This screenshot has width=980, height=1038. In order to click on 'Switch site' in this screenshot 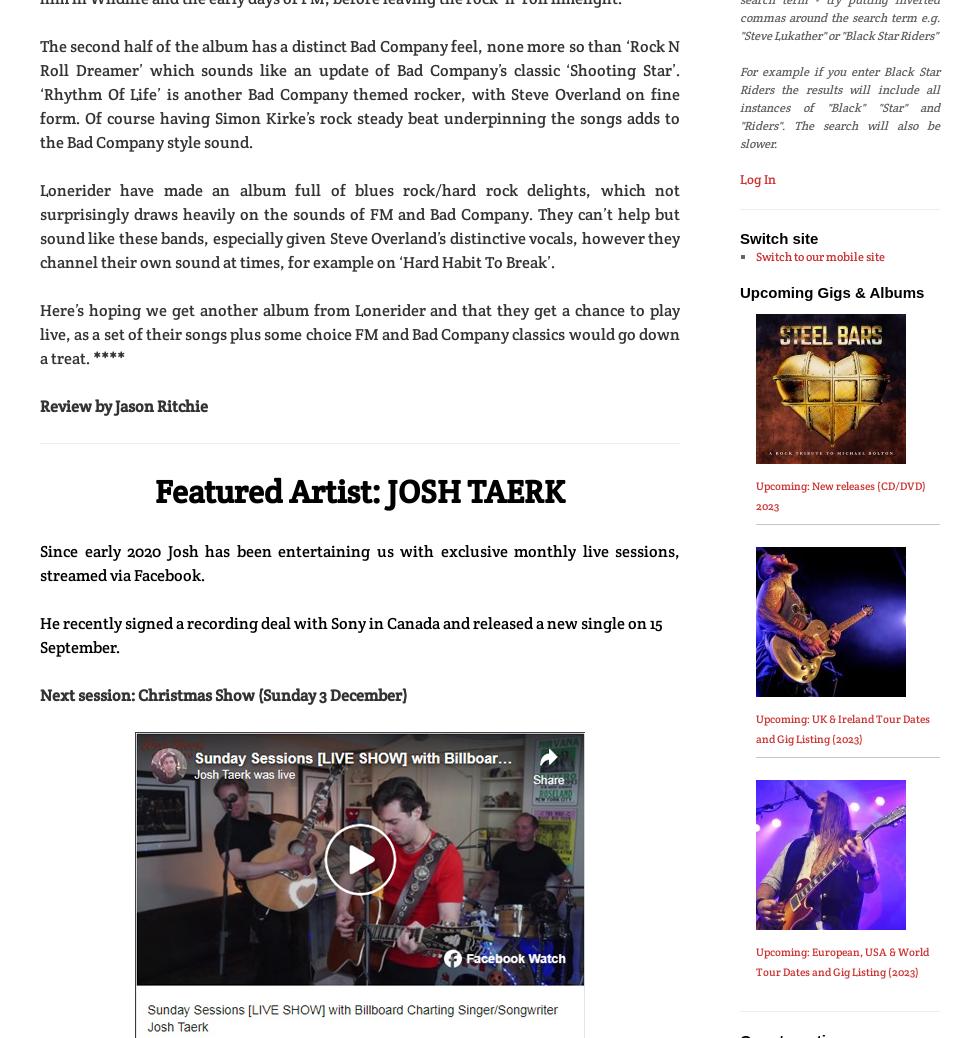, I will do `click(779, 237)`.